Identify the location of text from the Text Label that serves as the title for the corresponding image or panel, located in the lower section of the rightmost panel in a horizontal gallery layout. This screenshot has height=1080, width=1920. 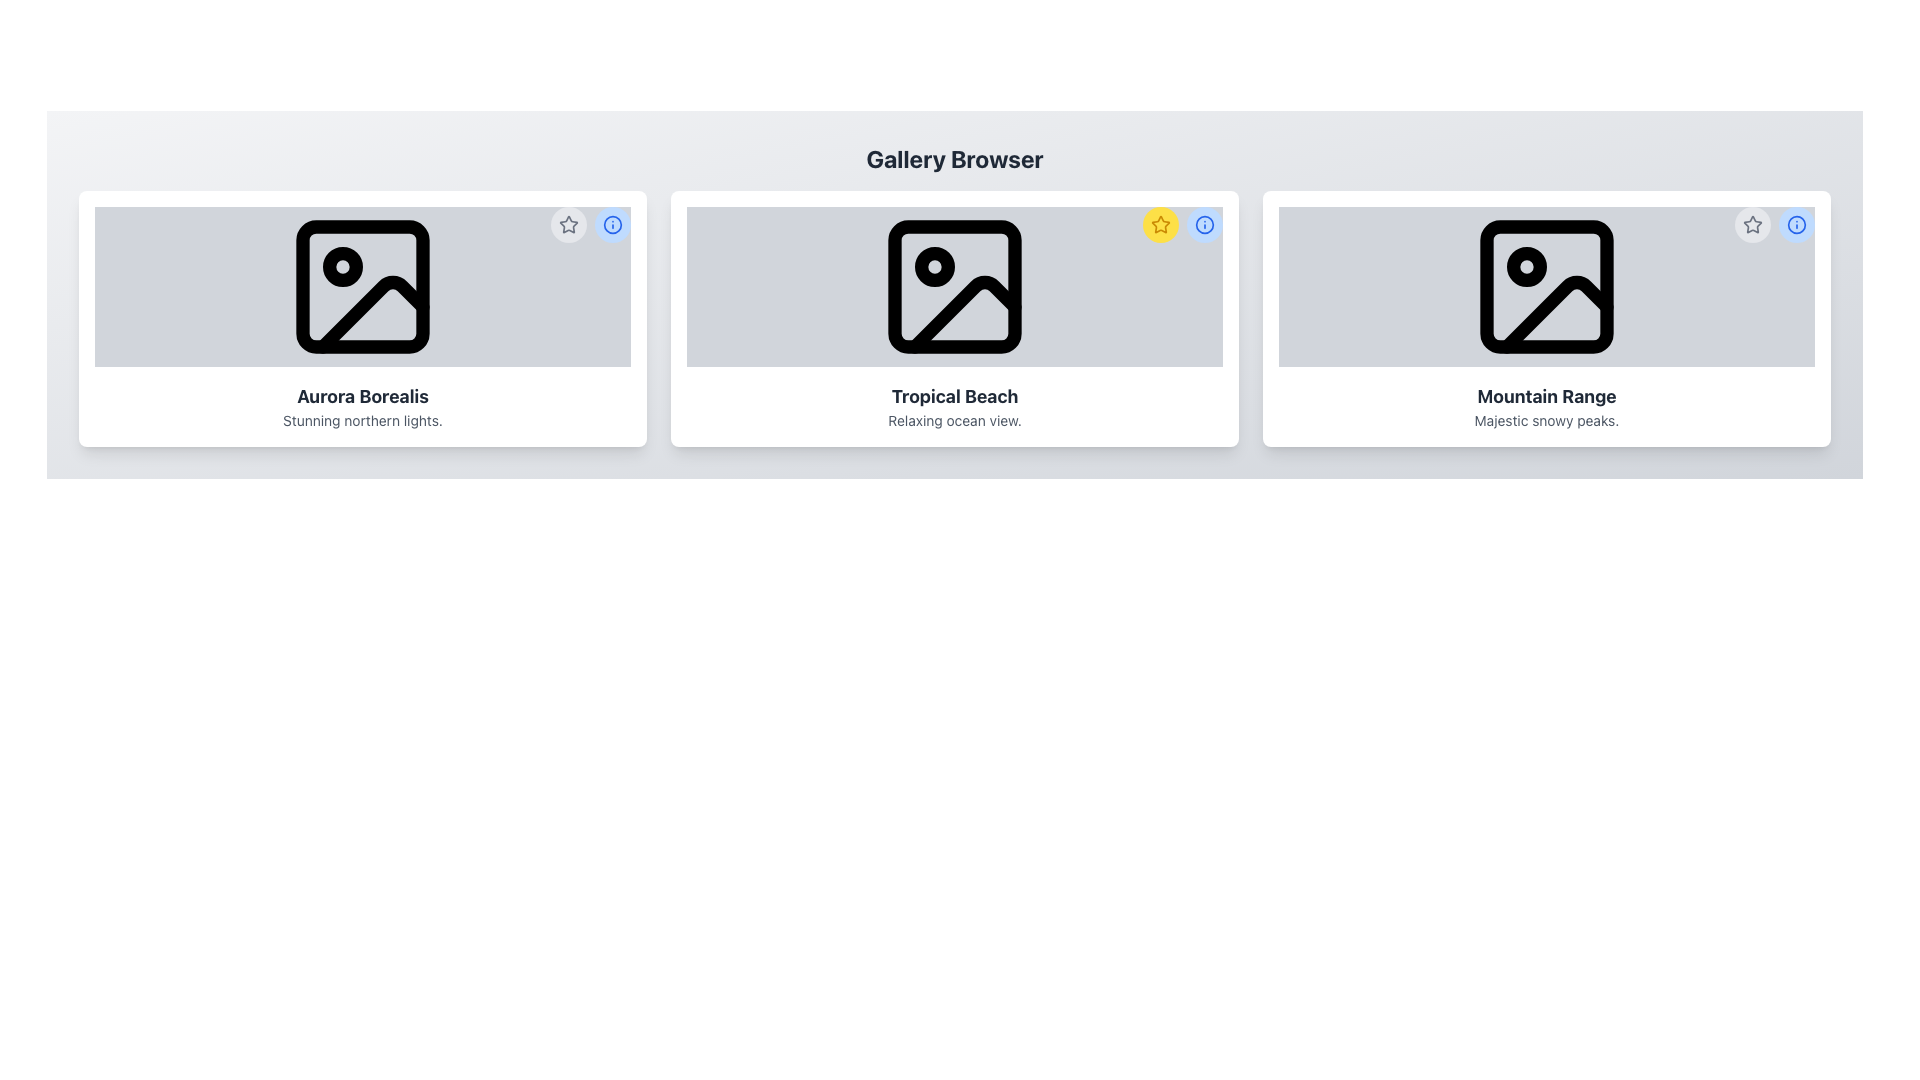
(1545, 397).